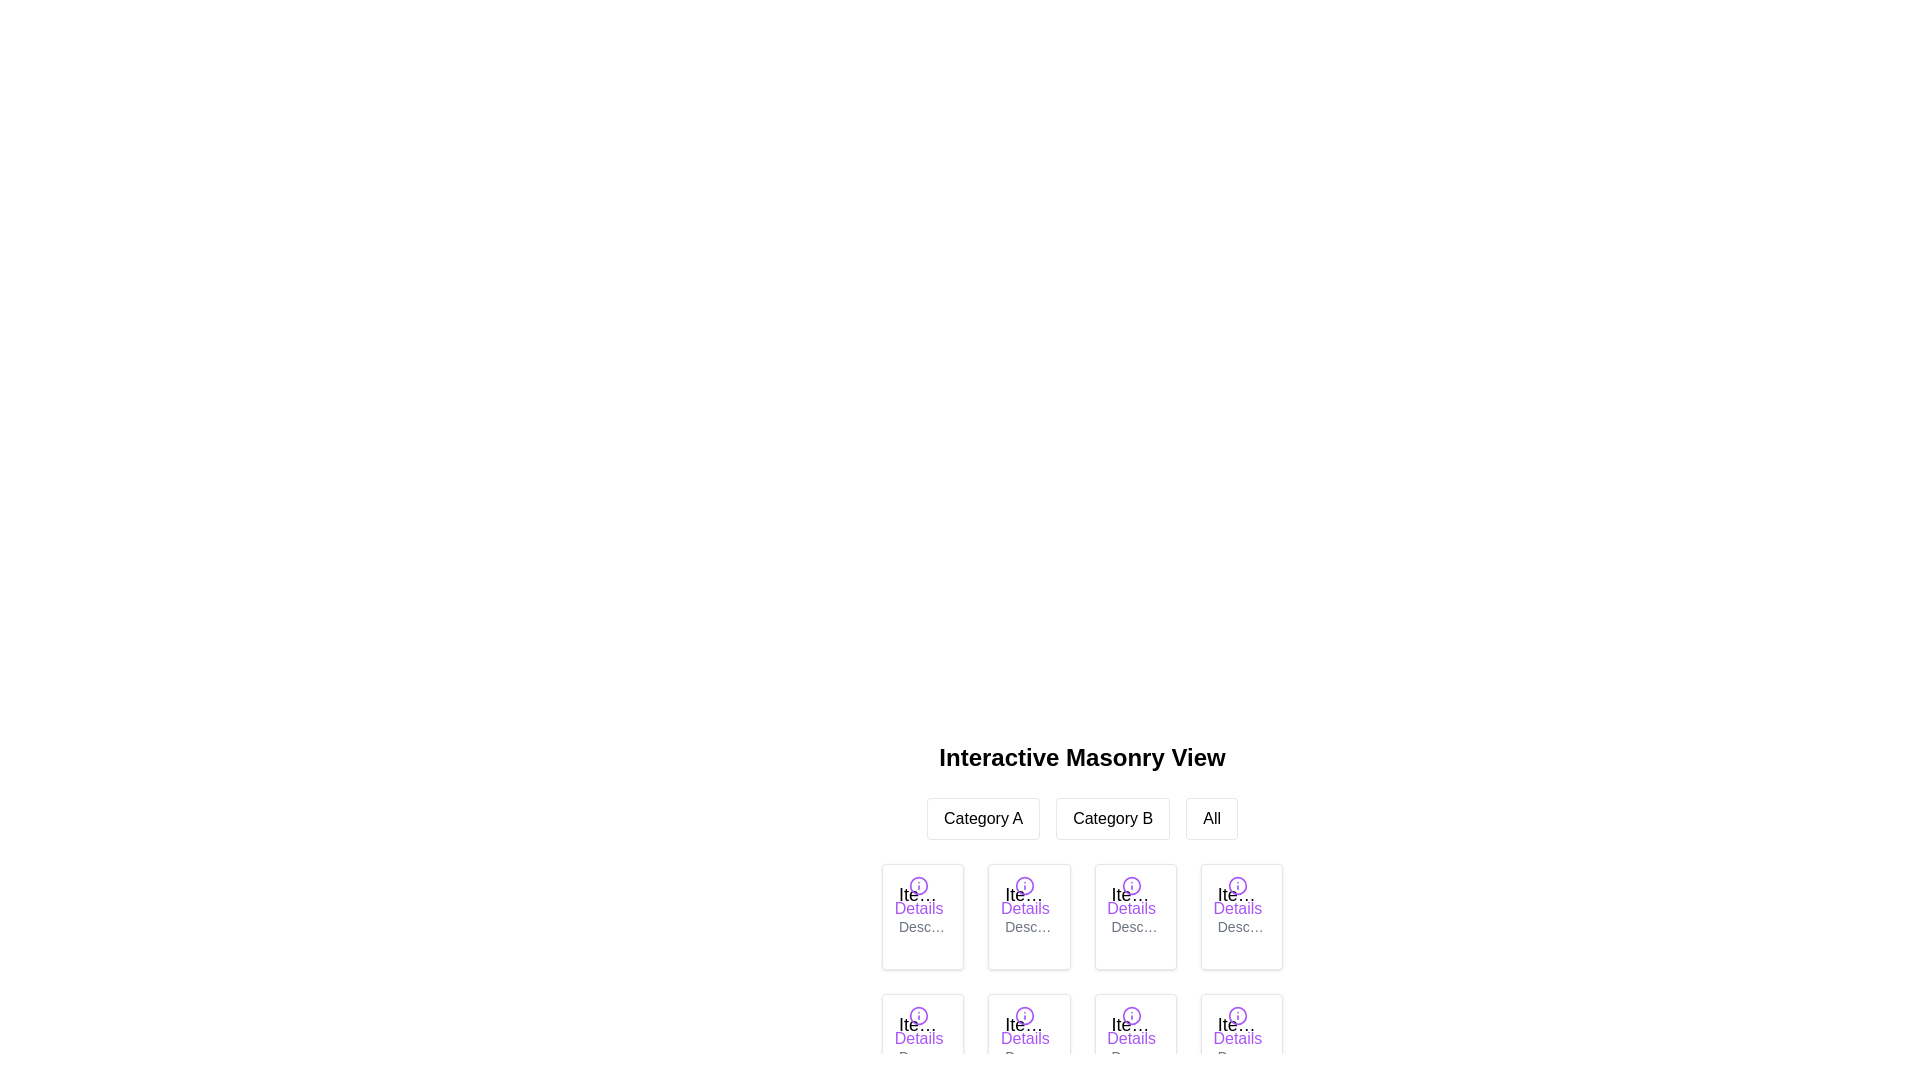 The height and width of the screenshot is (1080, 1920). Describe the element at coordinates (1236, 1026) in the screenshot. I see `the interactive text link for 'Item 8' located in the top-right corner of its card` at that location.